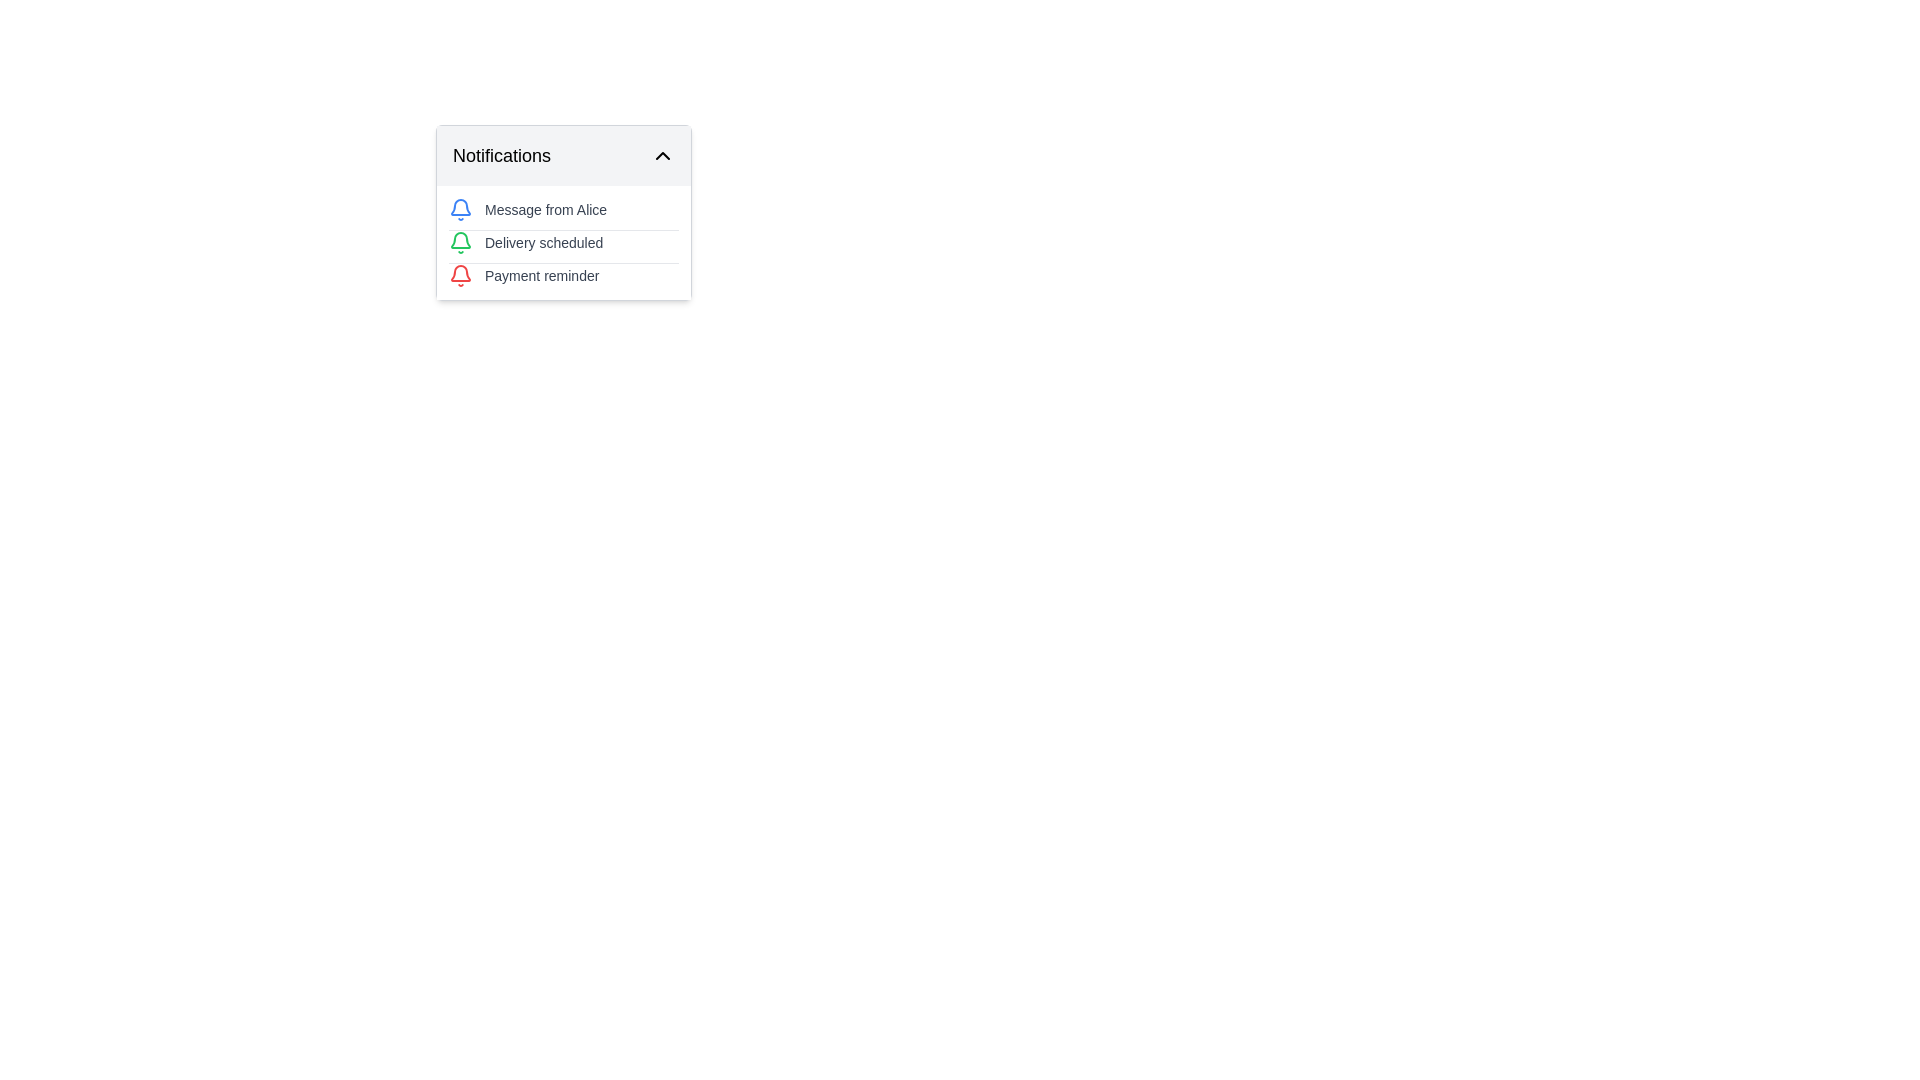  I want to click on the chevron icon at the top-right corner of the notifications section, so click(662, 154).